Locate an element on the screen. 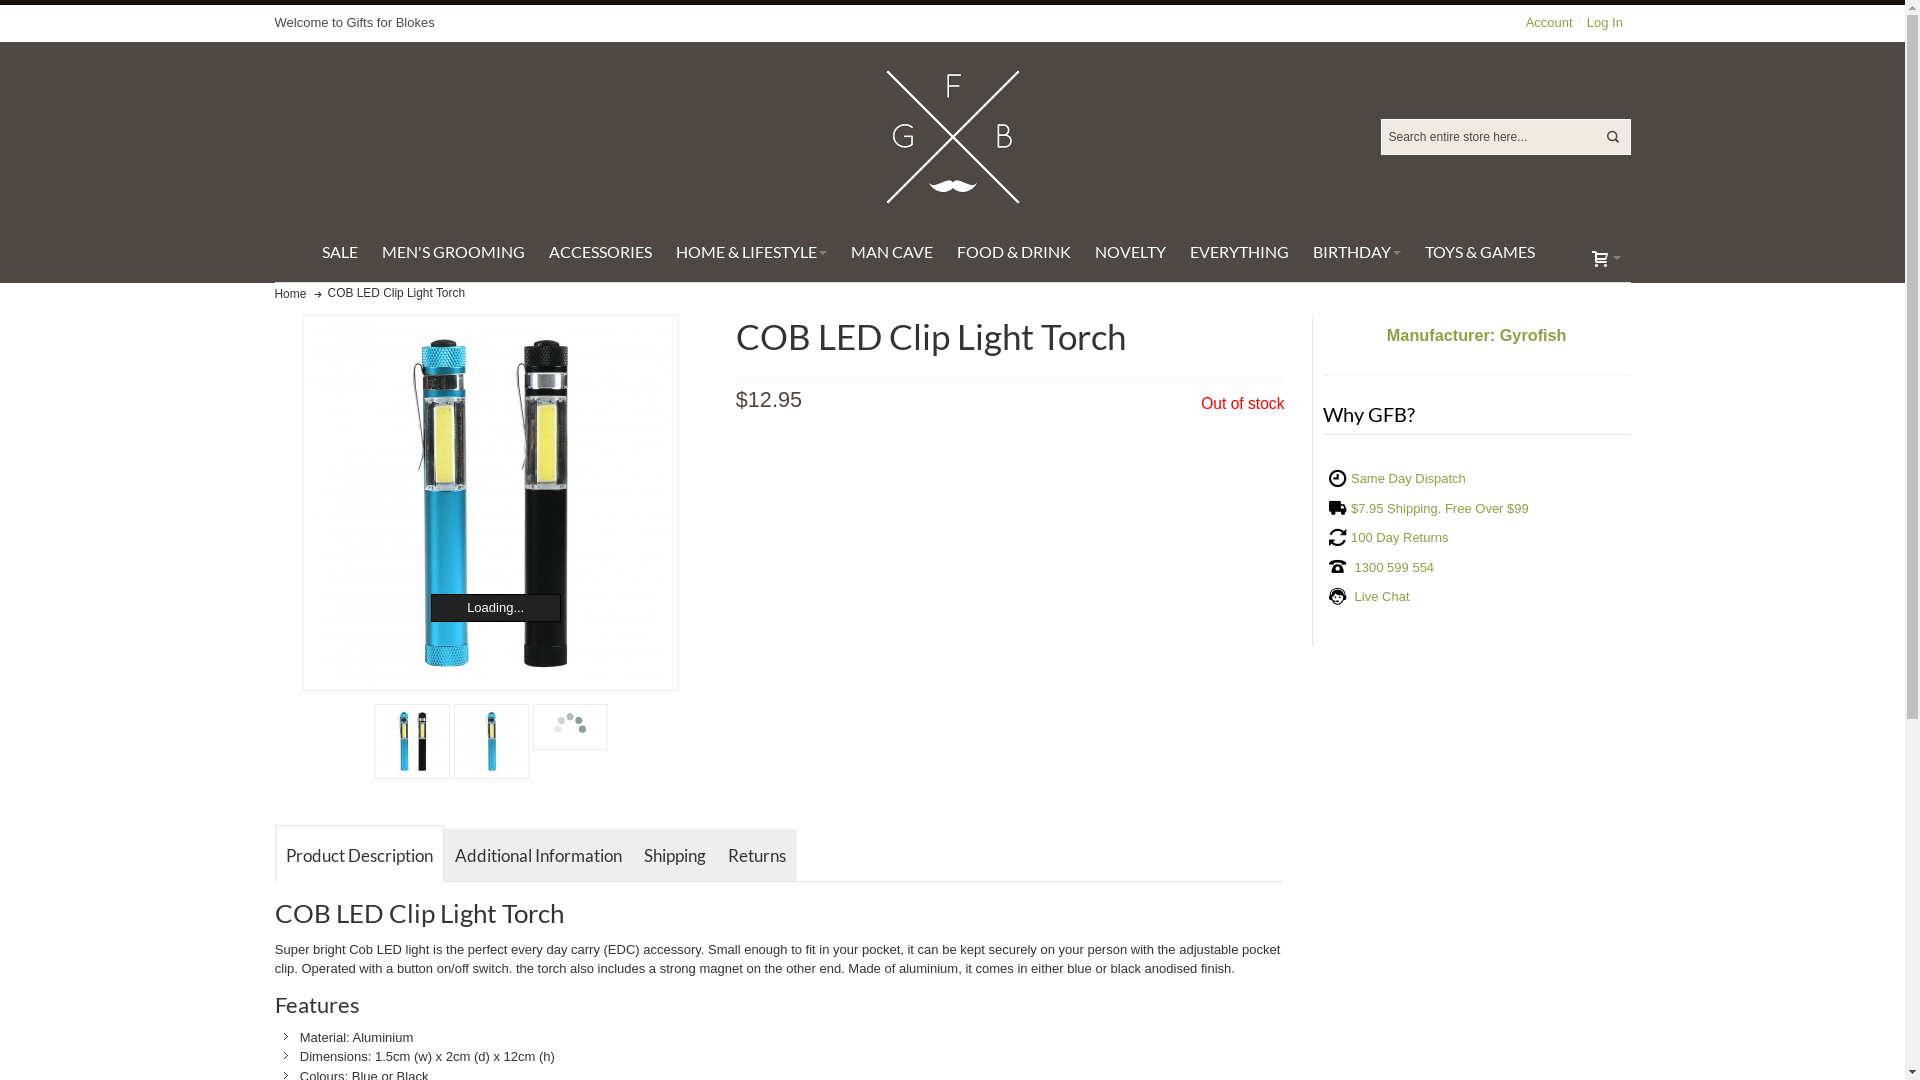 This screenshot has height=1080, width=1920. 'Product Description' is located at coordinates (273, 852).